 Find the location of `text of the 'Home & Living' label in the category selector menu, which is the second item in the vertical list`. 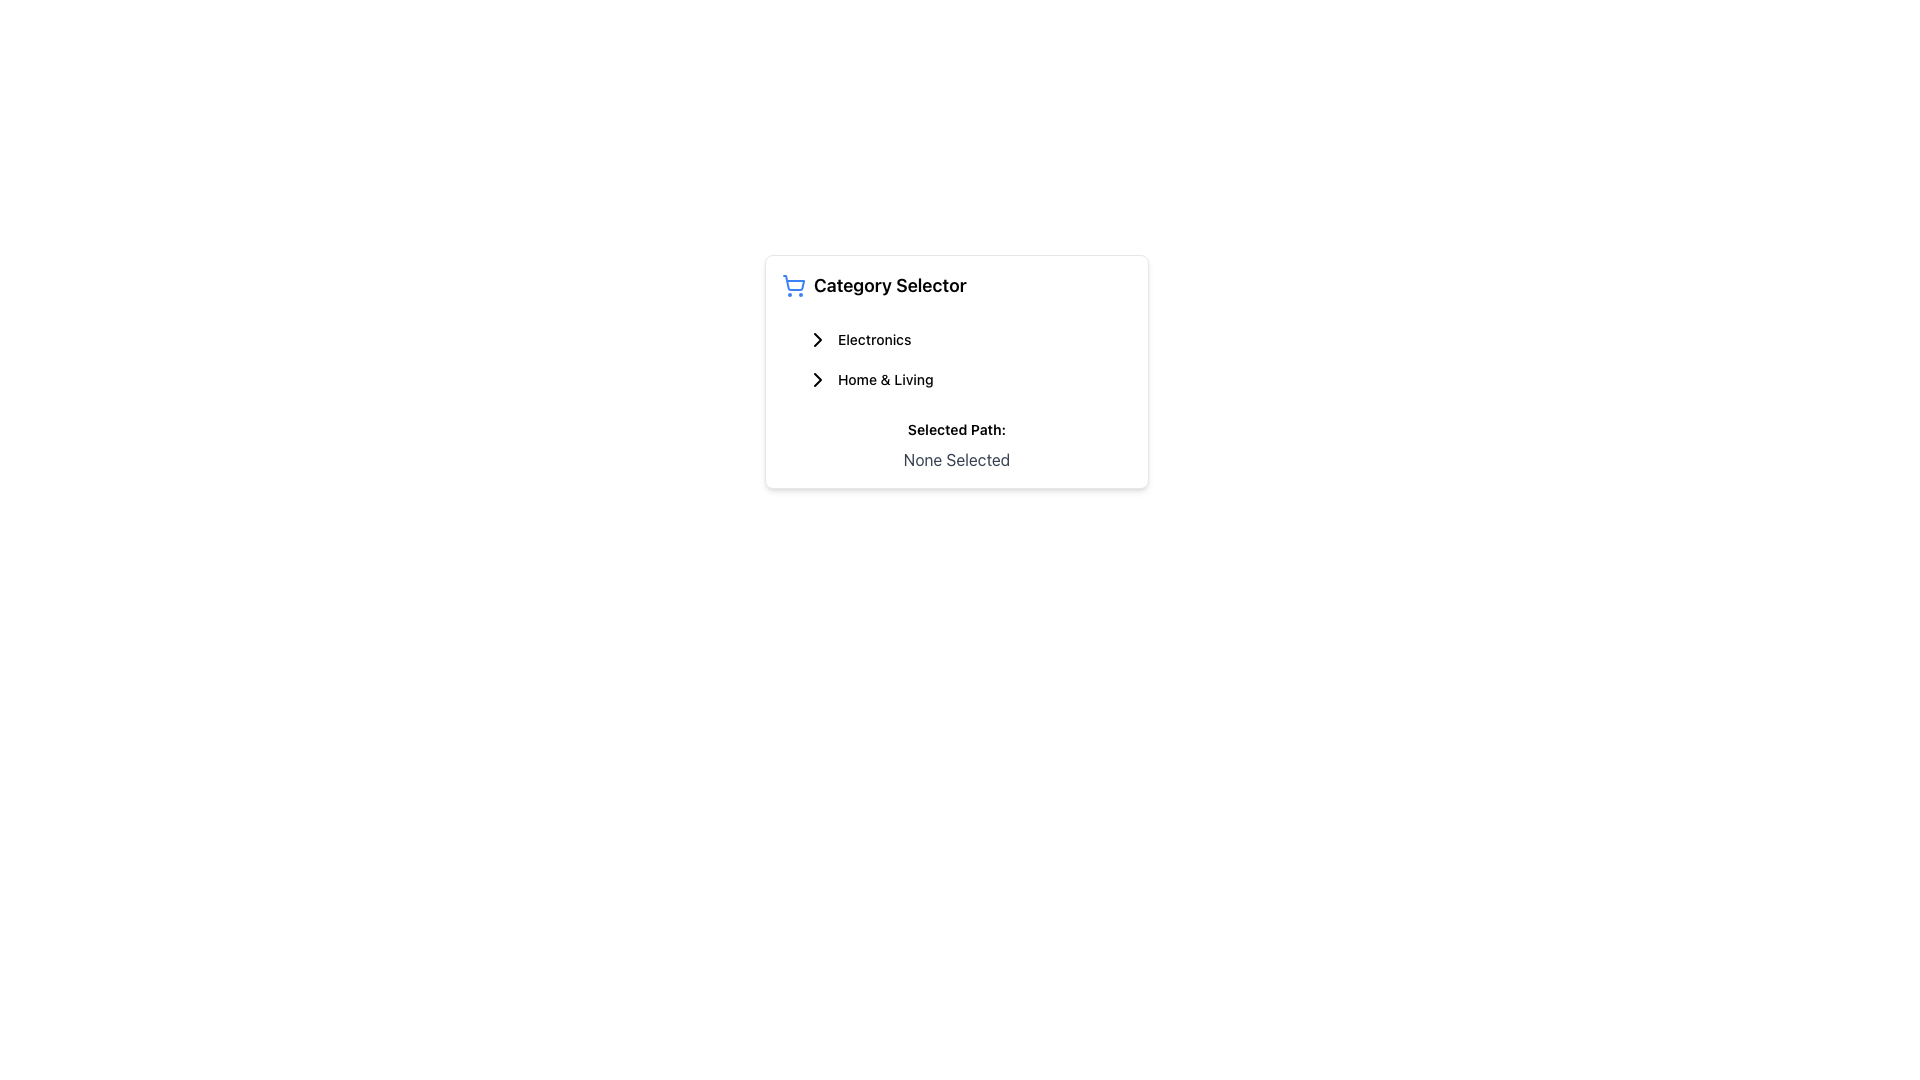

text of the 'Home & Living' label in the category selector menu, which is the second item in the vertical list is located at coordinates (884, 380).